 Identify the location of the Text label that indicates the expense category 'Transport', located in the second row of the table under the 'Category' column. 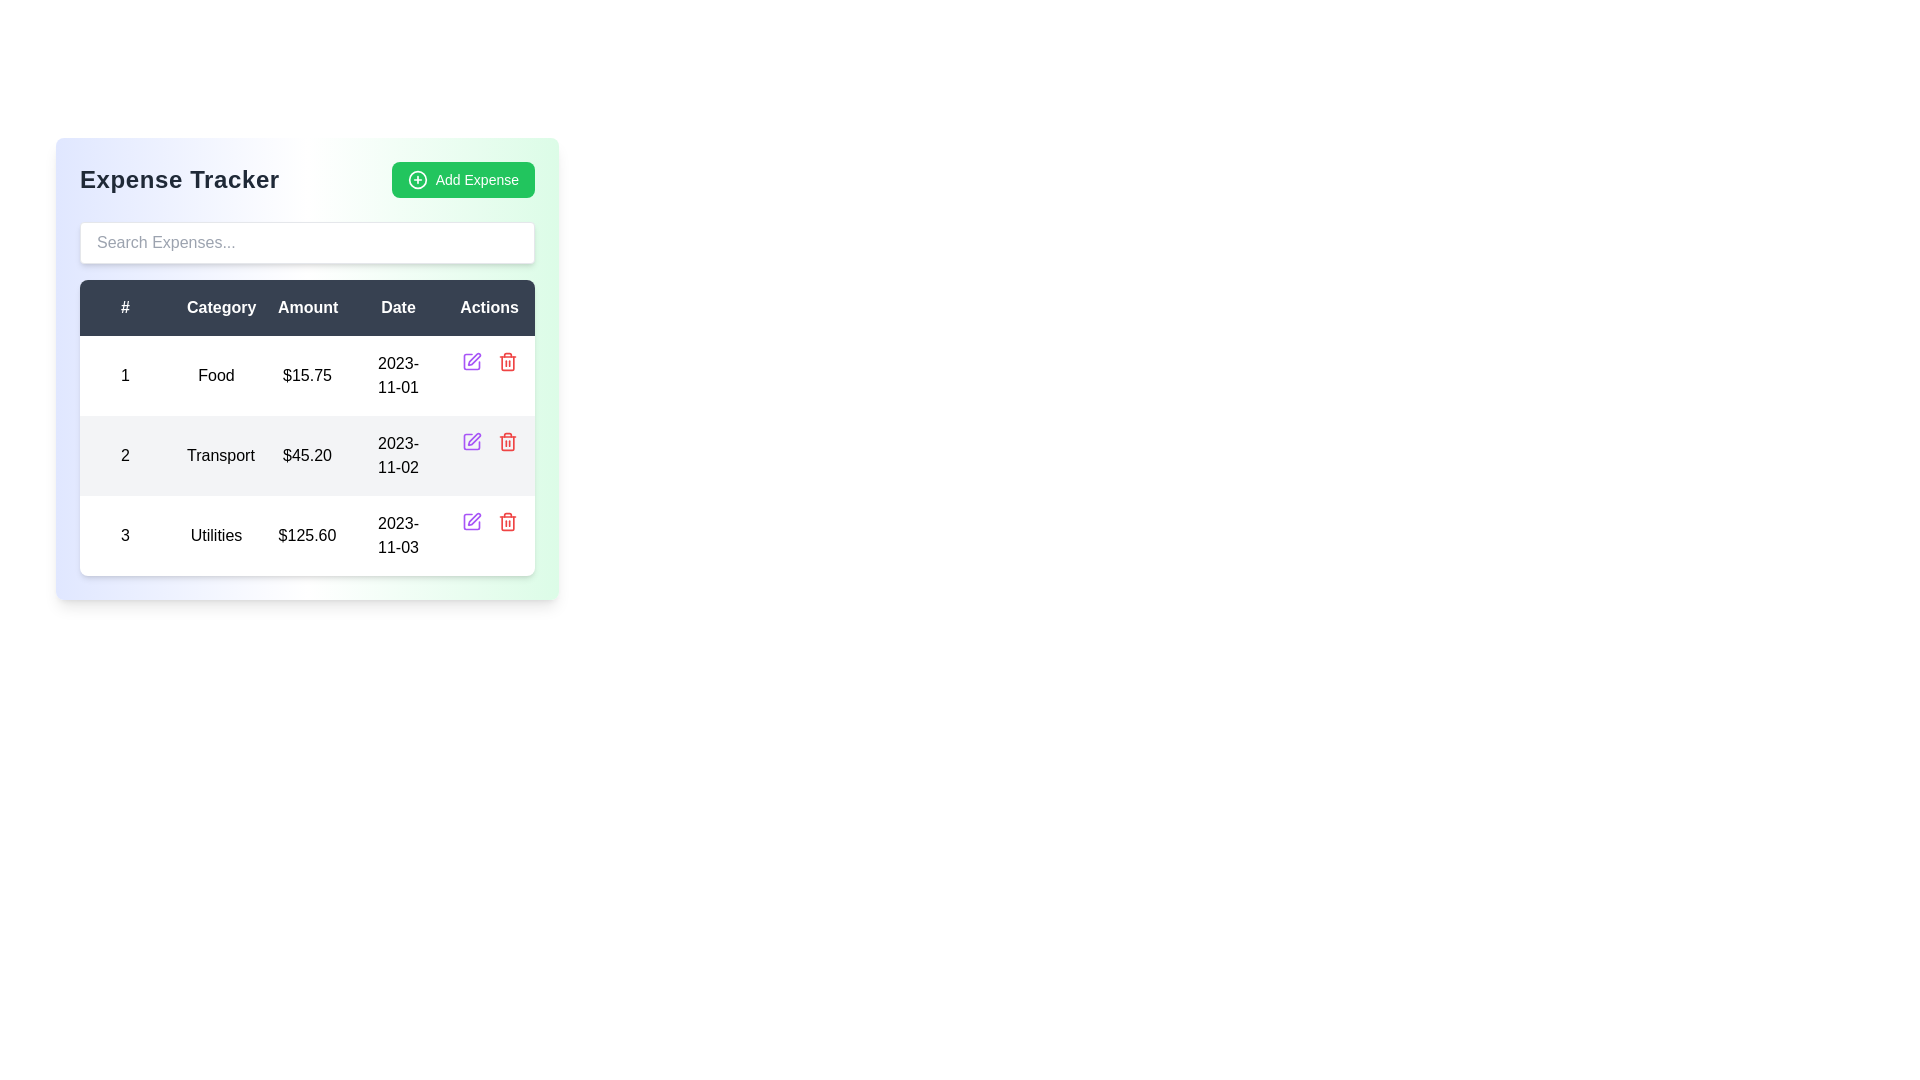
(216, 455).